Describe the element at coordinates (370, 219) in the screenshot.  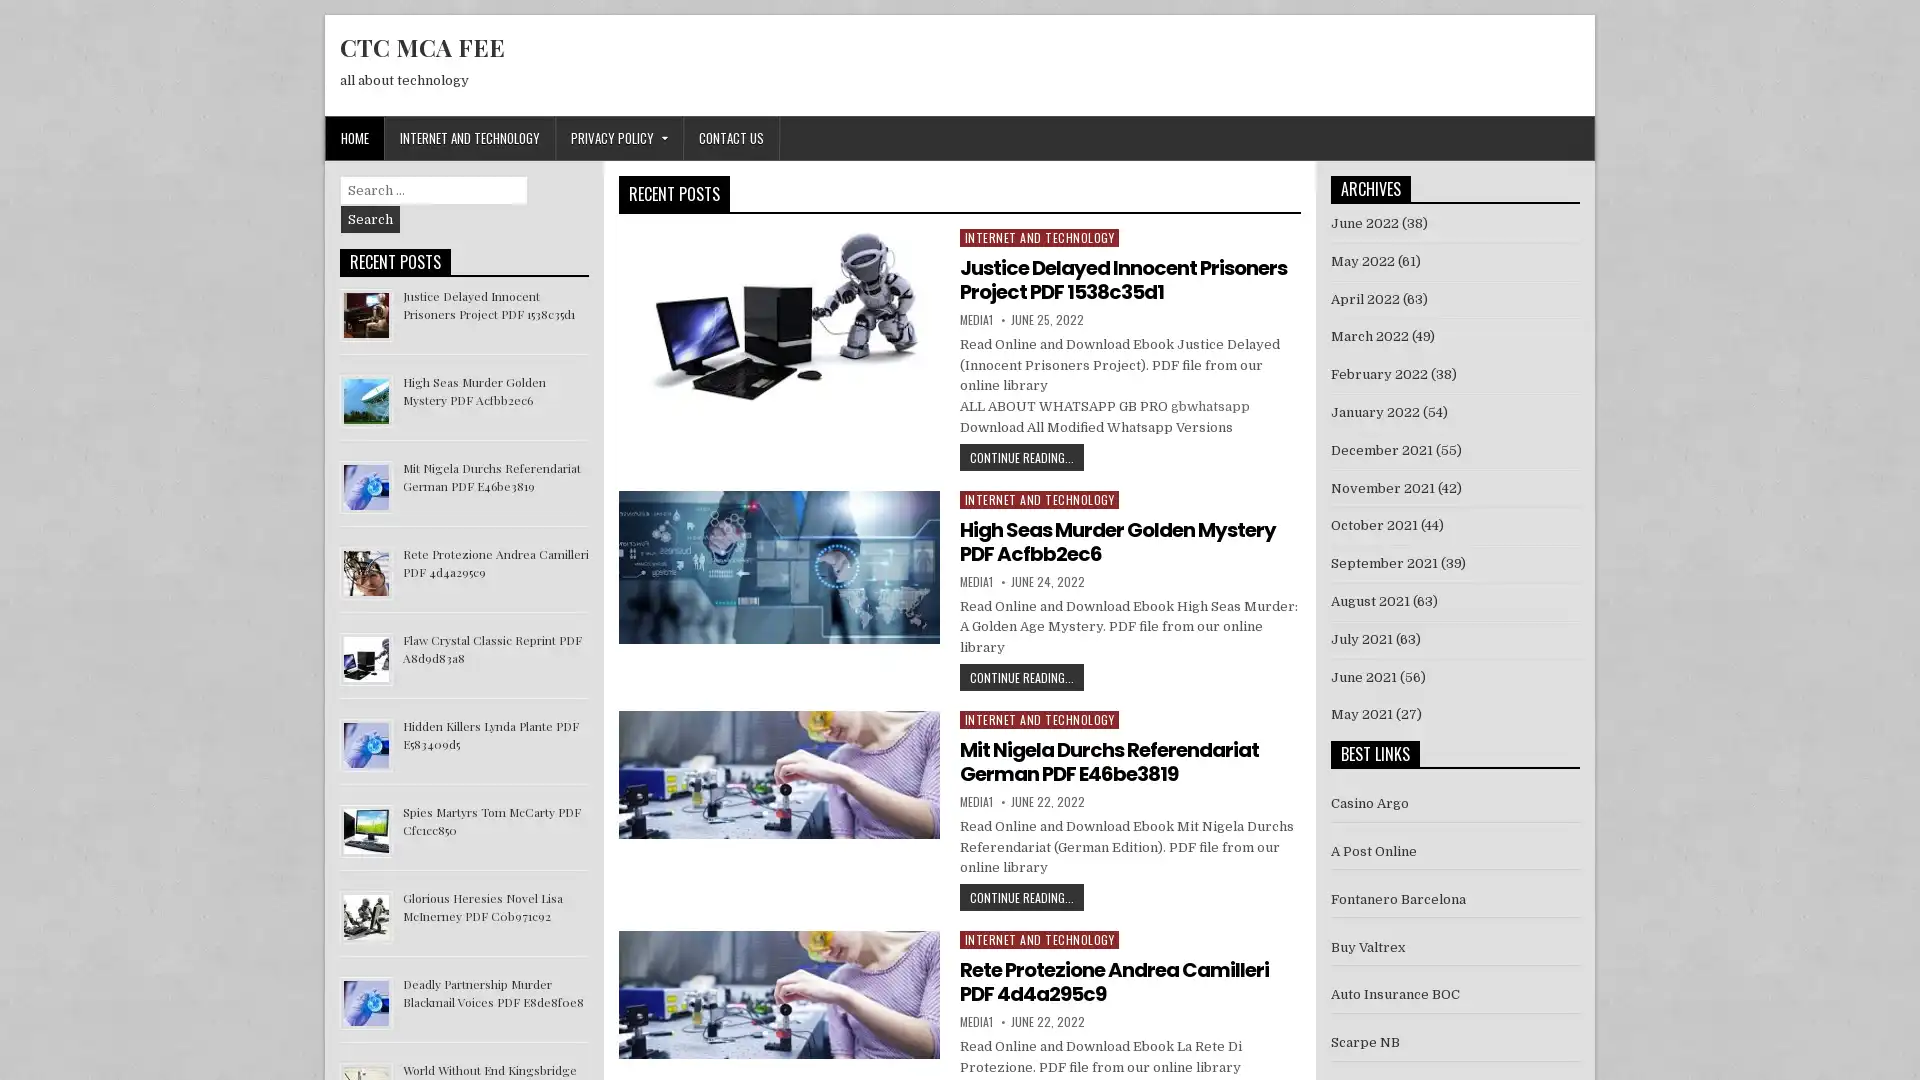
I see `Search` at that location.